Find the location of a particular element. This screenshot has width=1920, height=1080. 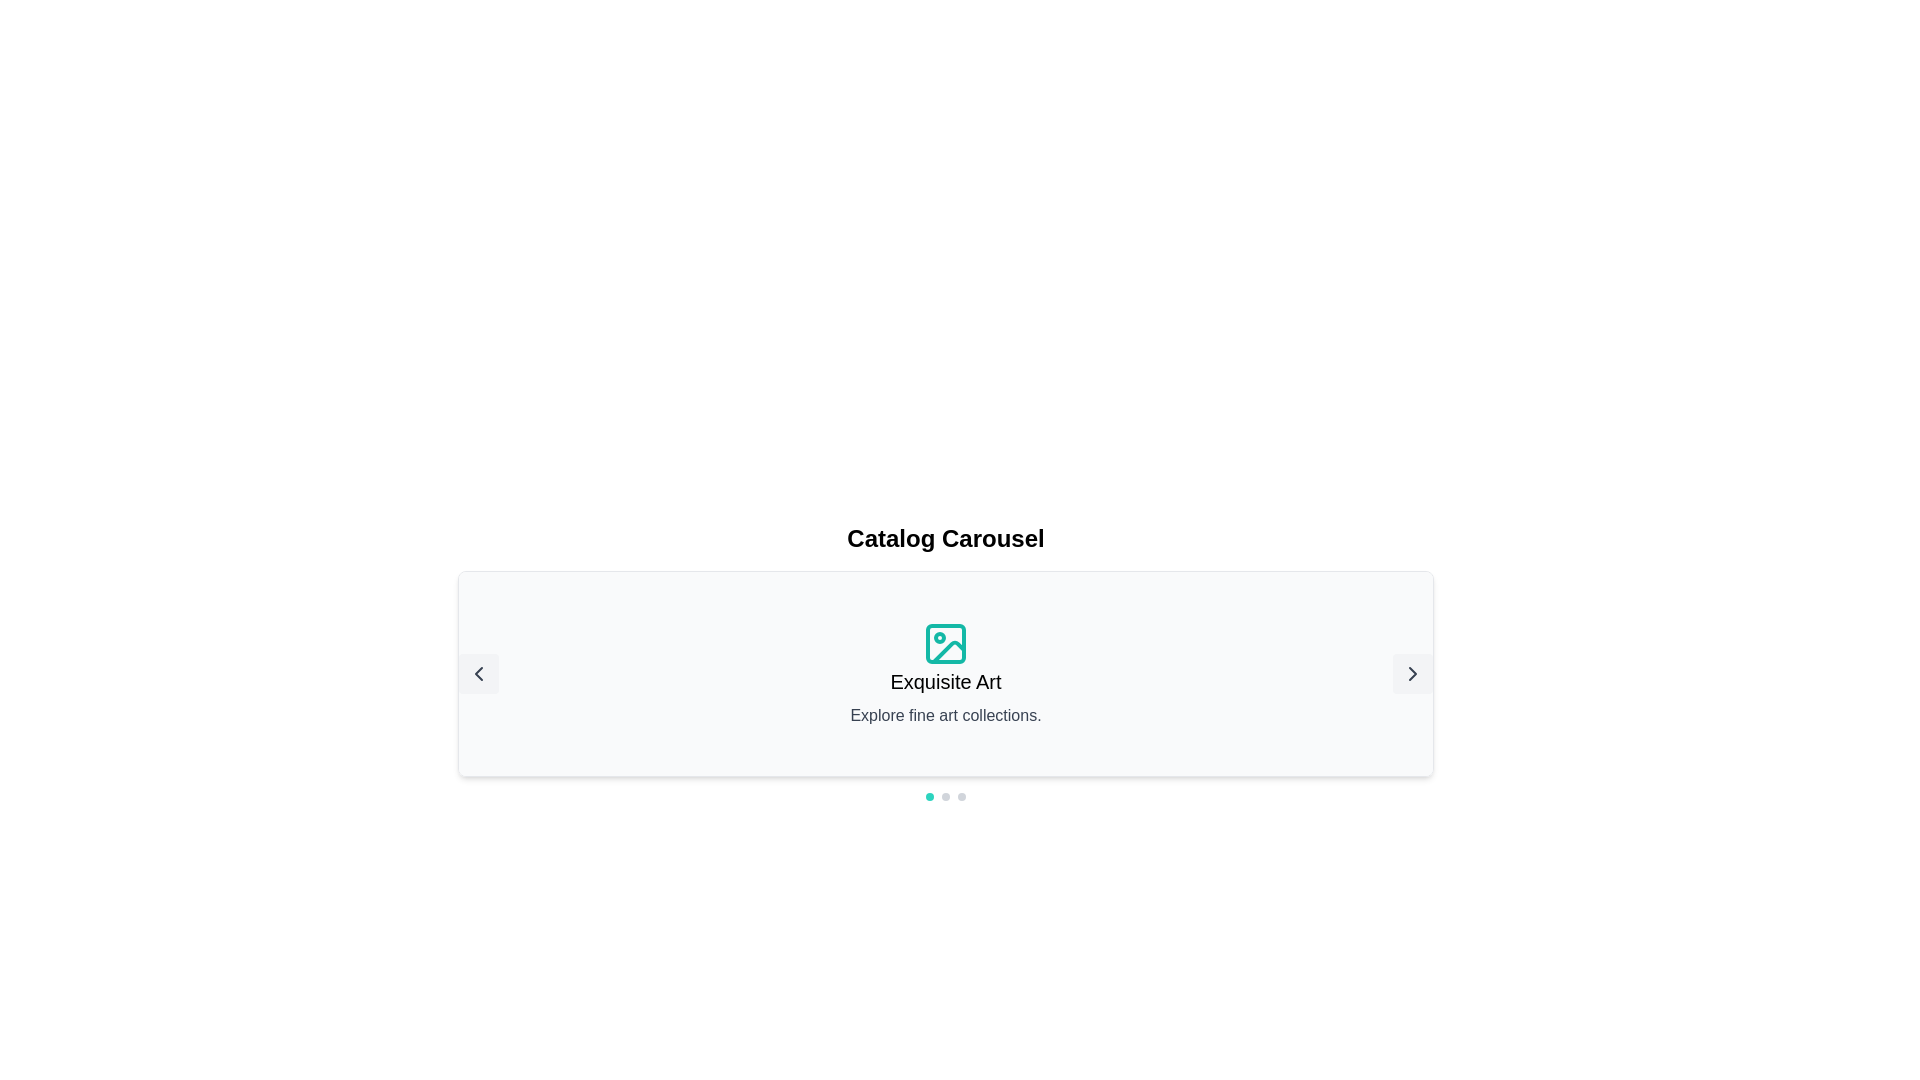

the teal rectangular vector graphic component with rounded corners located within the SVG icon, positioned above the text 'Exquisite Art' is located at coordinates (944, 644).